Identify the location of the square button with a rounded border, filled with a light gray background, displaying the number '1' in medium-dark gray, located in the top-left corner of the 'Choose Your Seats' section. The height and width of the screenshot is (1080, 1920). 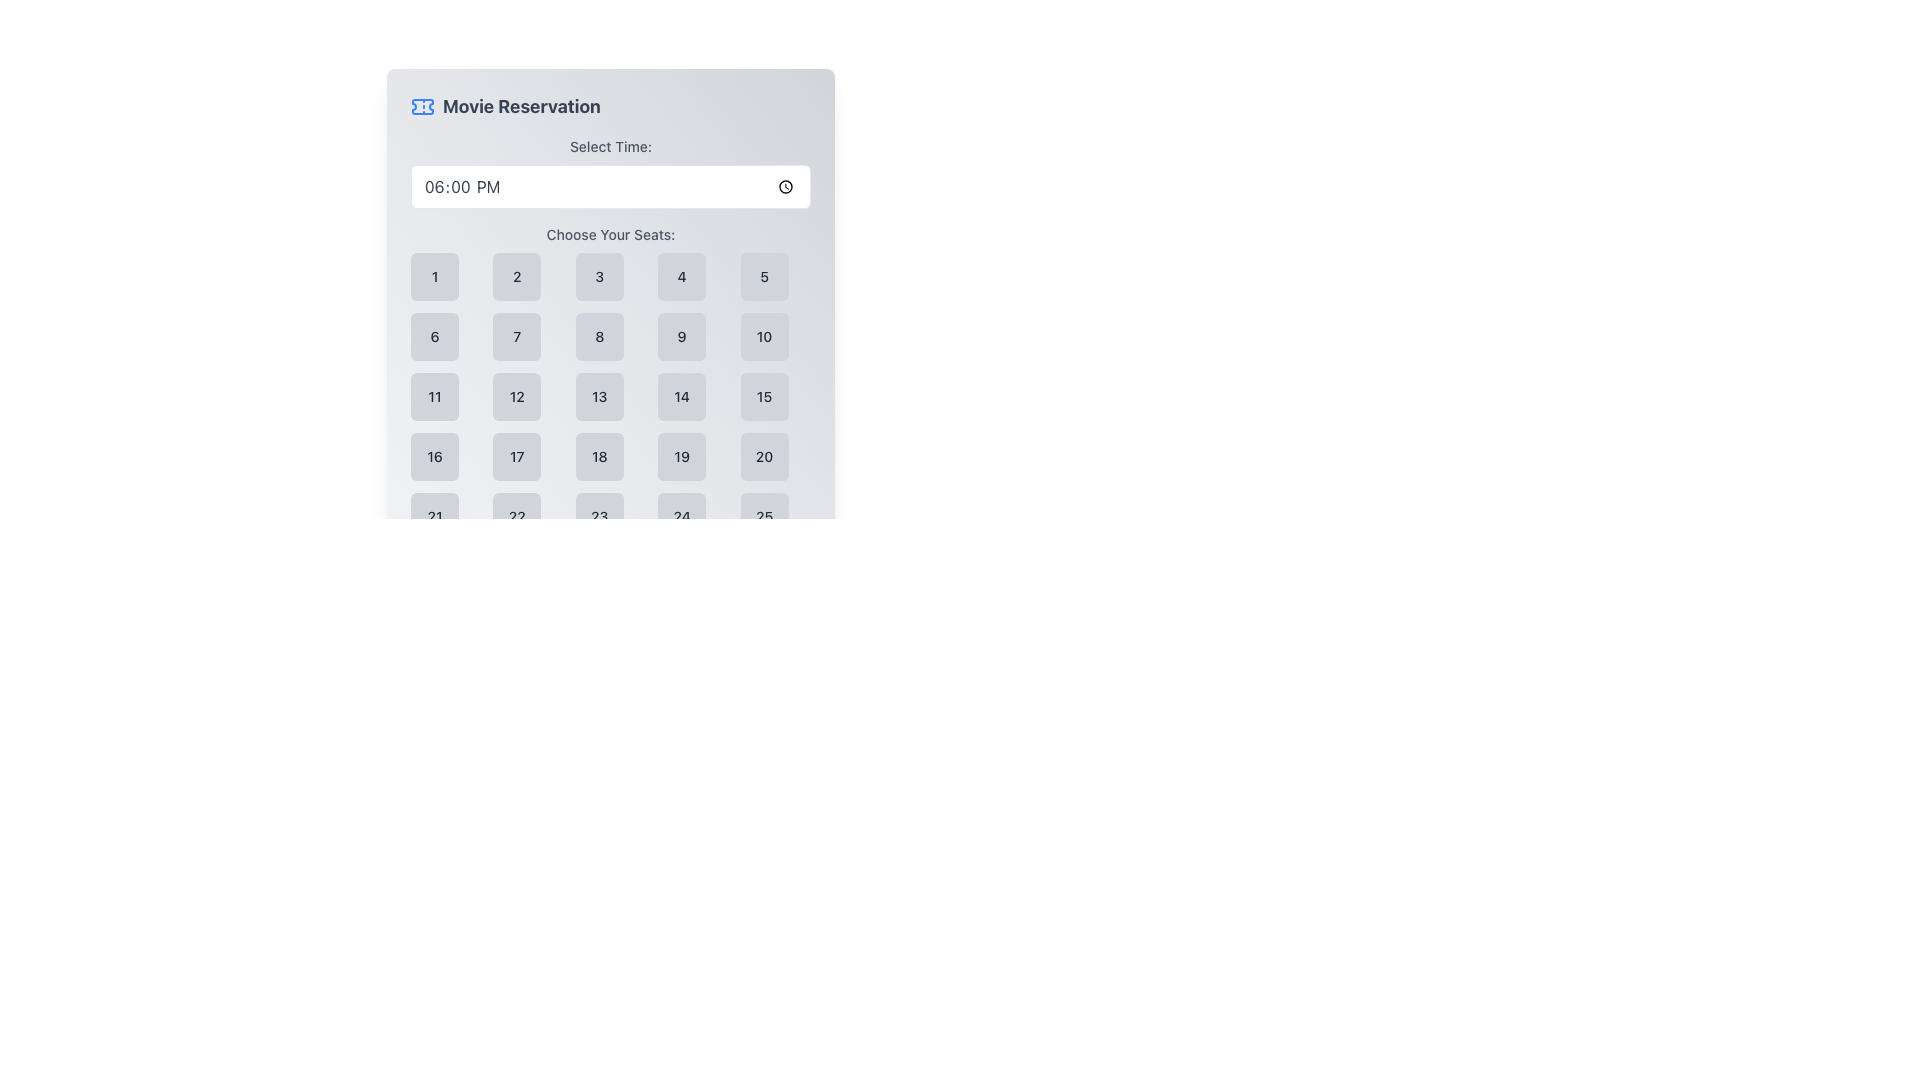
(434, 277).